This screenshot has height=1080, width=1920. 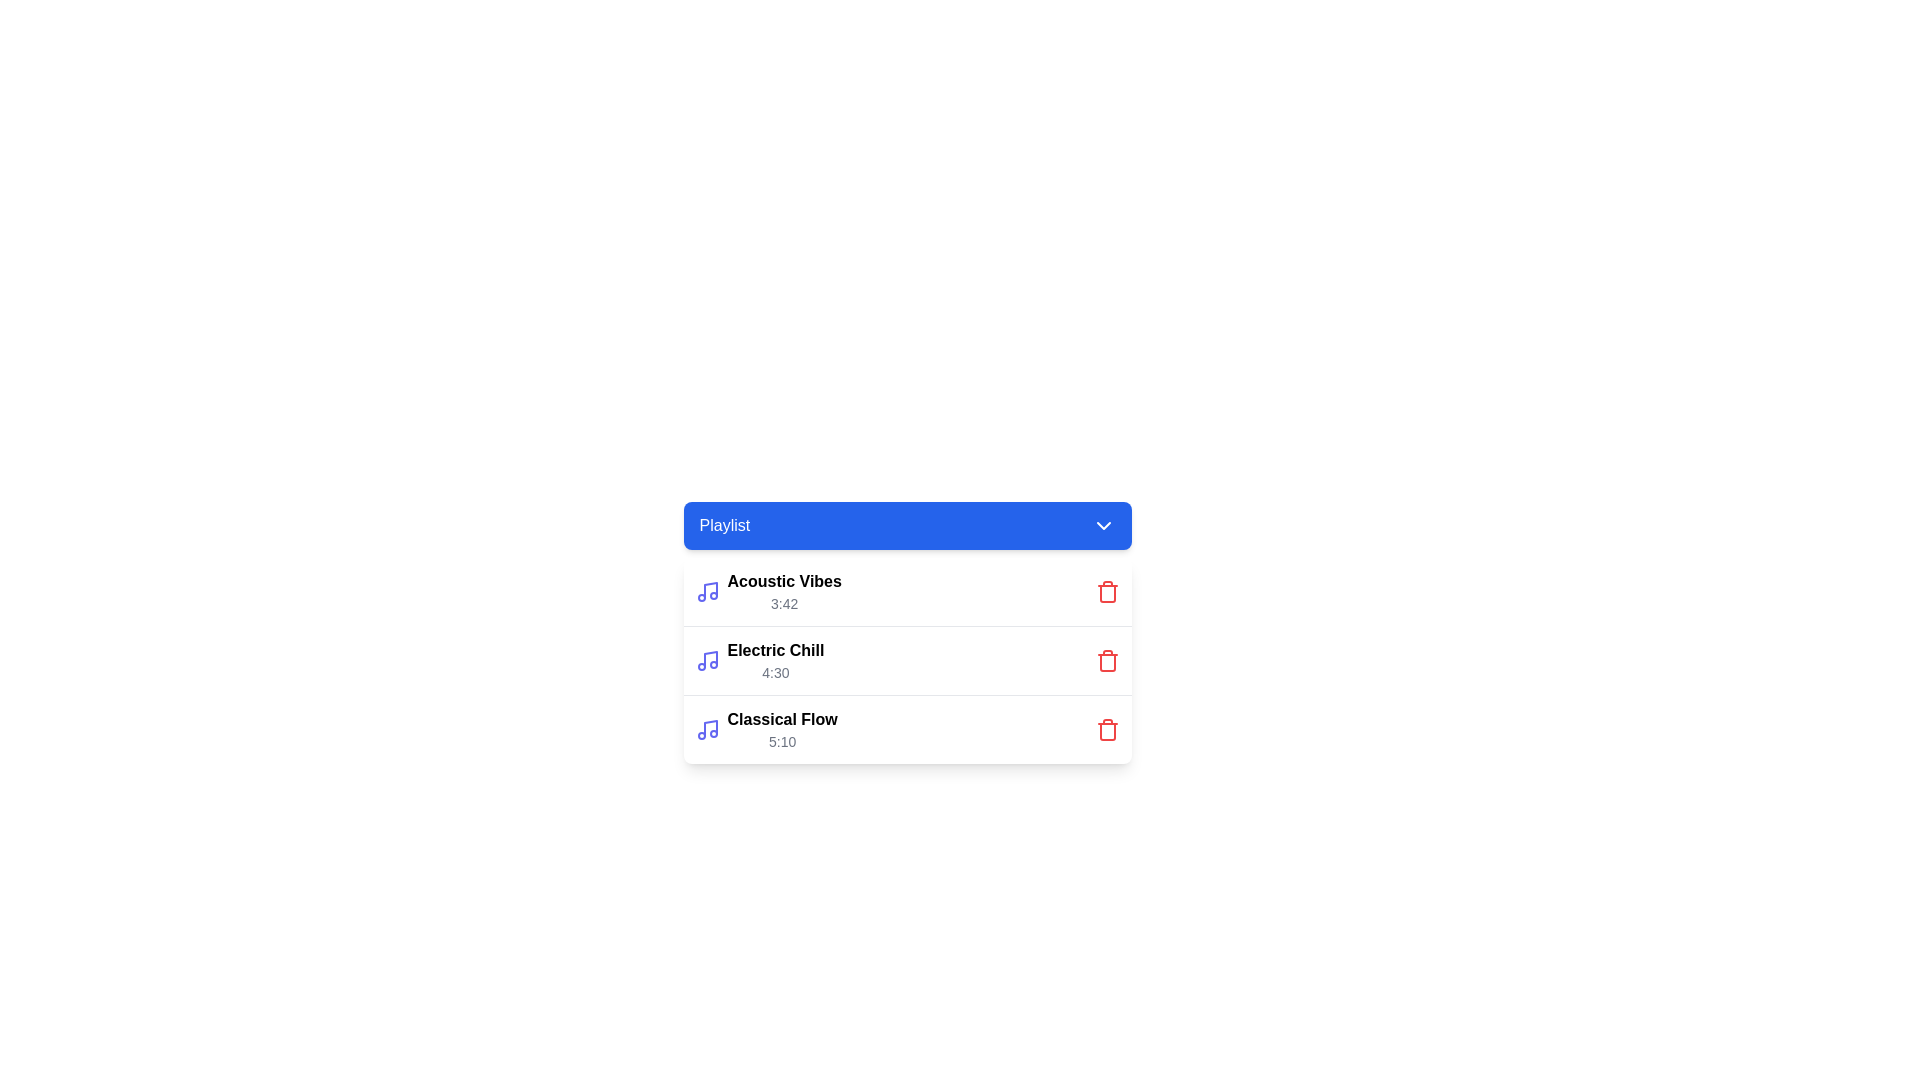 I want to click on the music-related content icon associated with 'Electric Chill' and '4:30' in the second row under the 'Playlist' heading, so click(x=707, y=660).